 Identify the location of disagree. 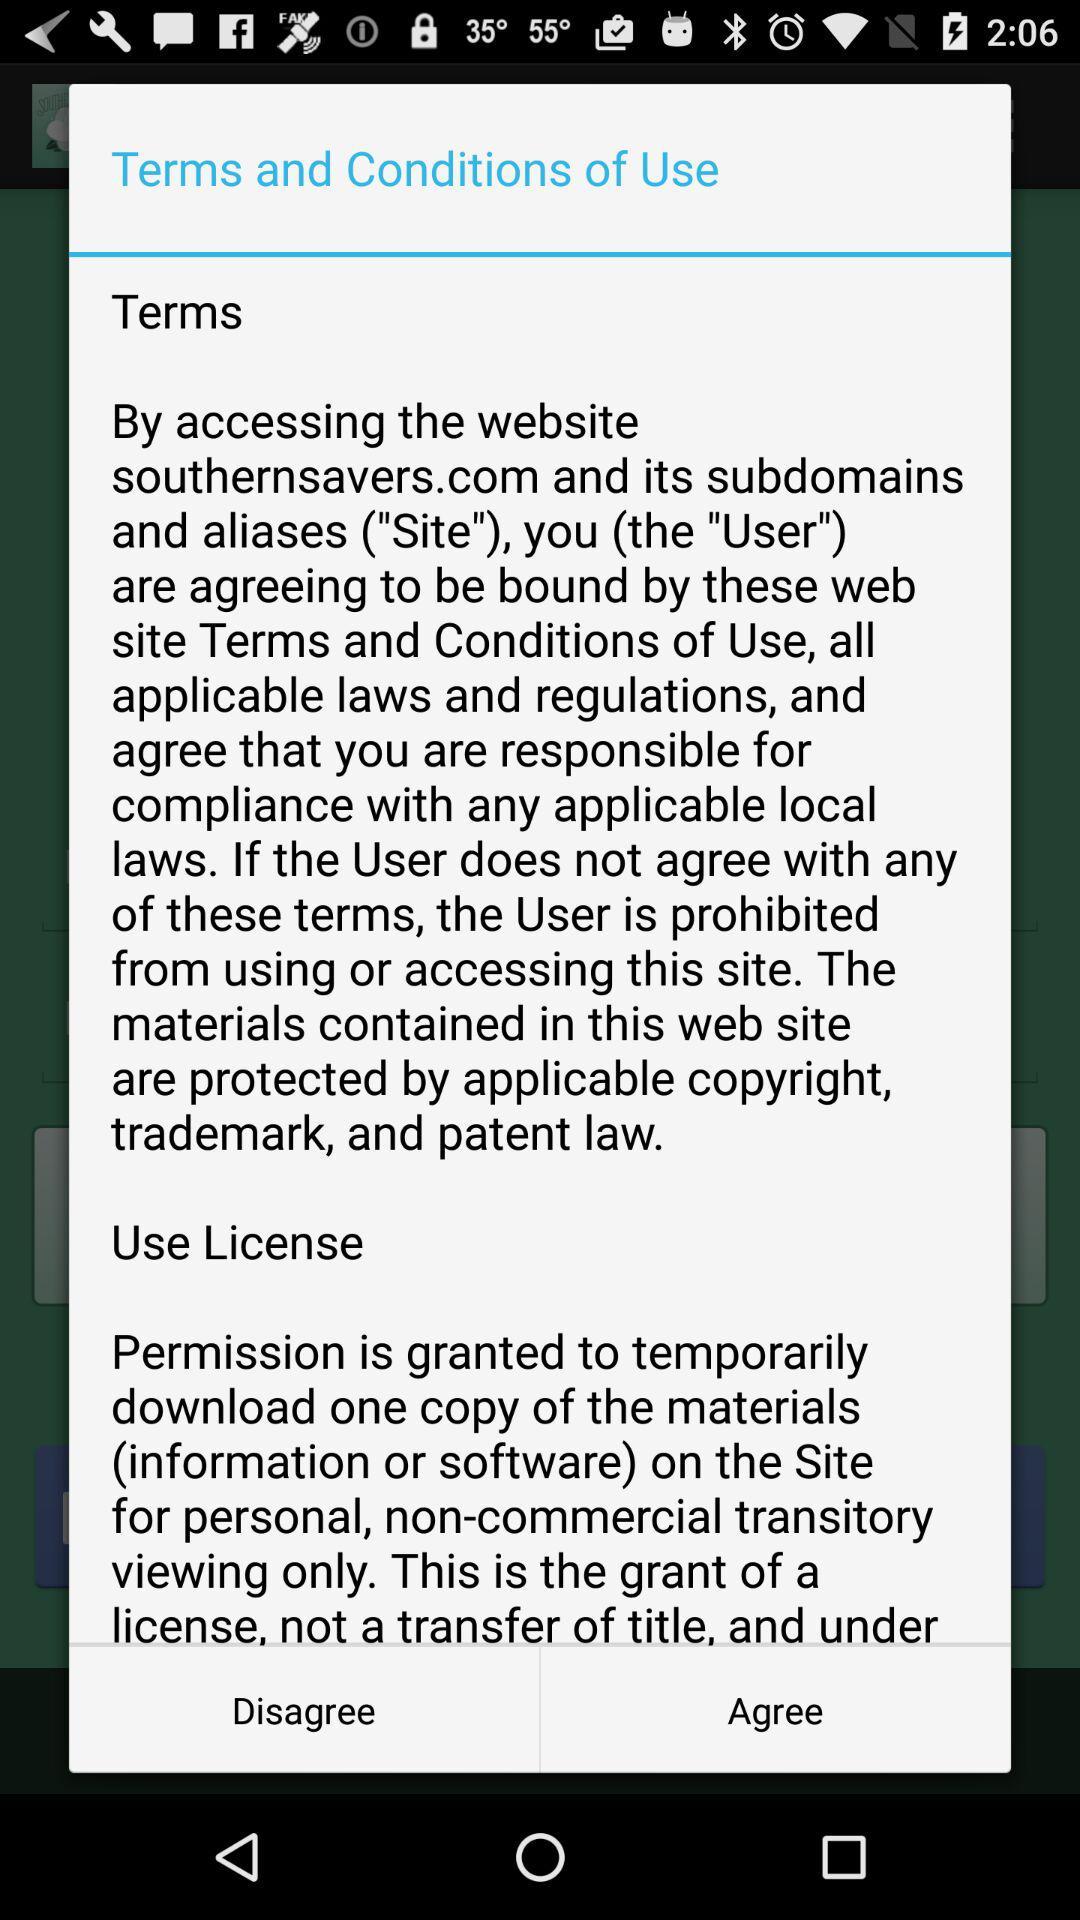
(304, 1708).